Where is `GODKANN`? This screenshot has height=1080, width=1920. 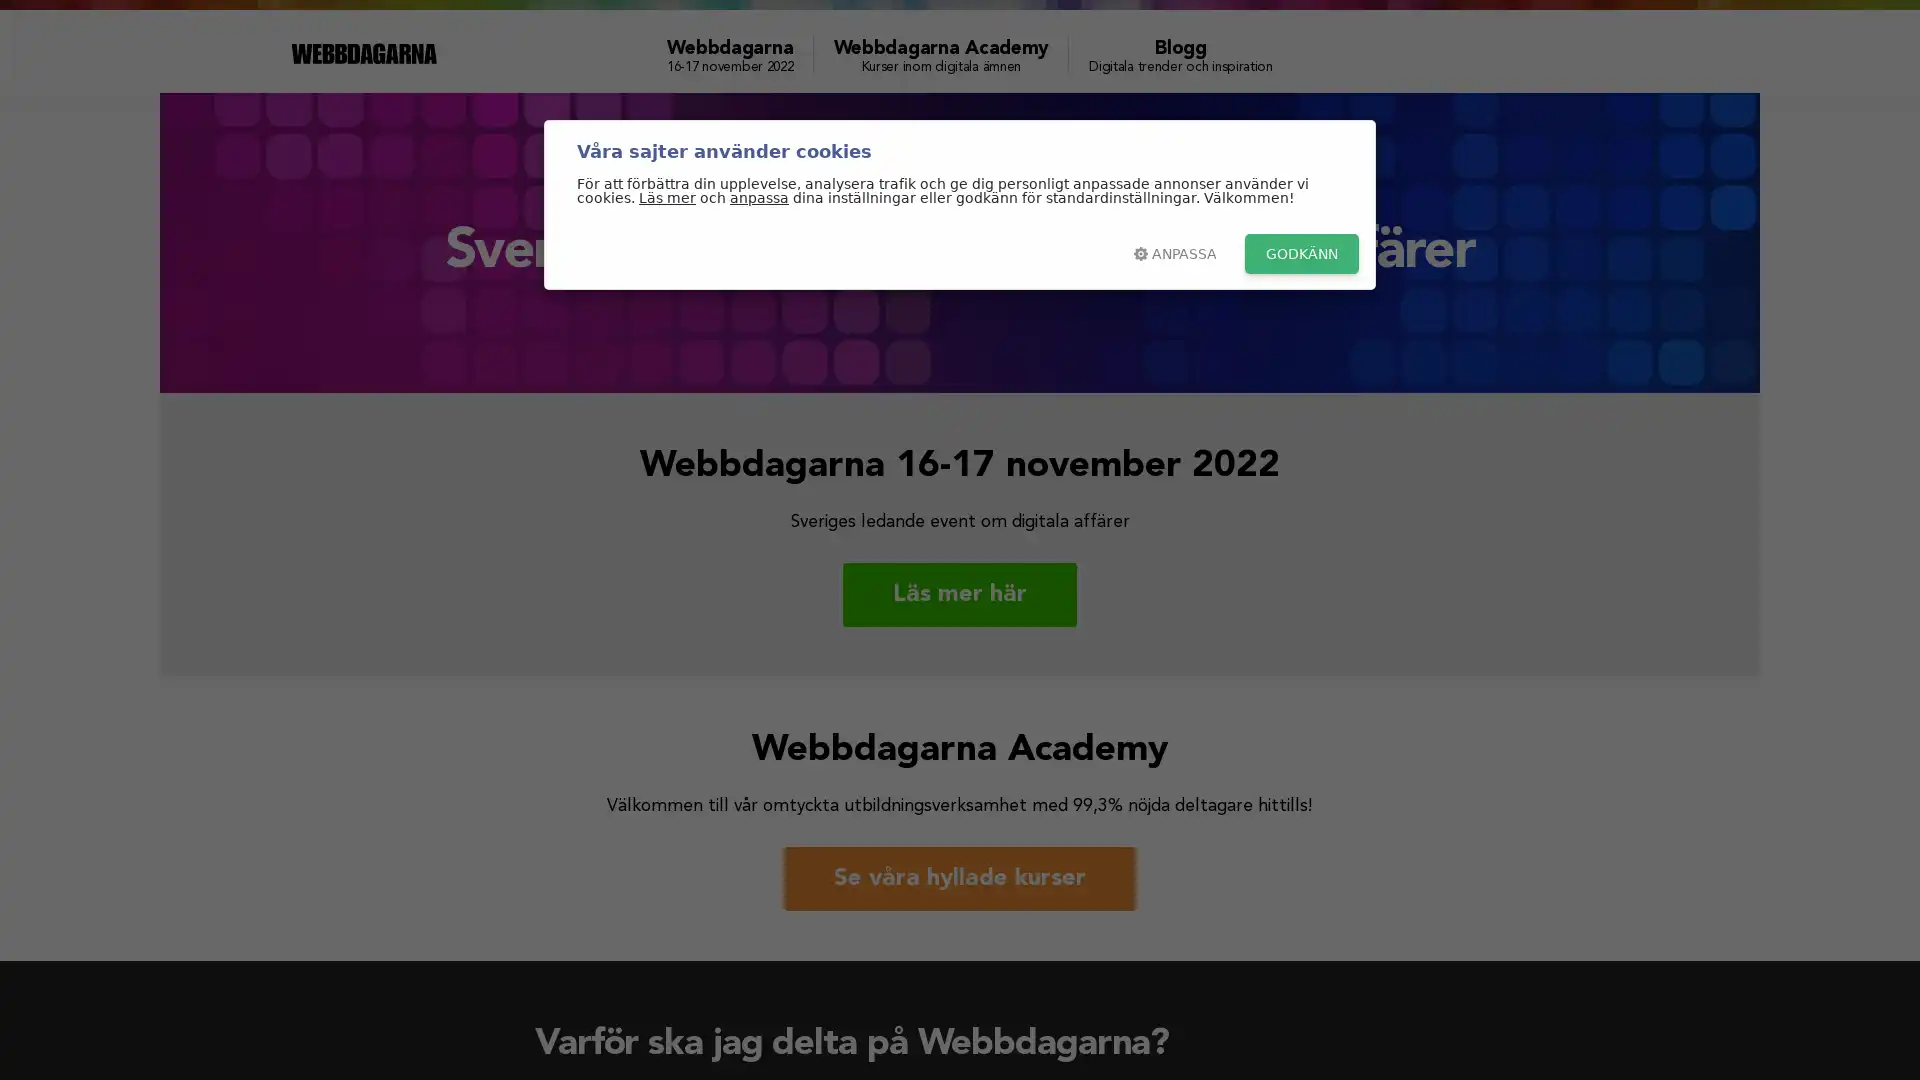 GODKANN is located at coordinates (1301, 253).